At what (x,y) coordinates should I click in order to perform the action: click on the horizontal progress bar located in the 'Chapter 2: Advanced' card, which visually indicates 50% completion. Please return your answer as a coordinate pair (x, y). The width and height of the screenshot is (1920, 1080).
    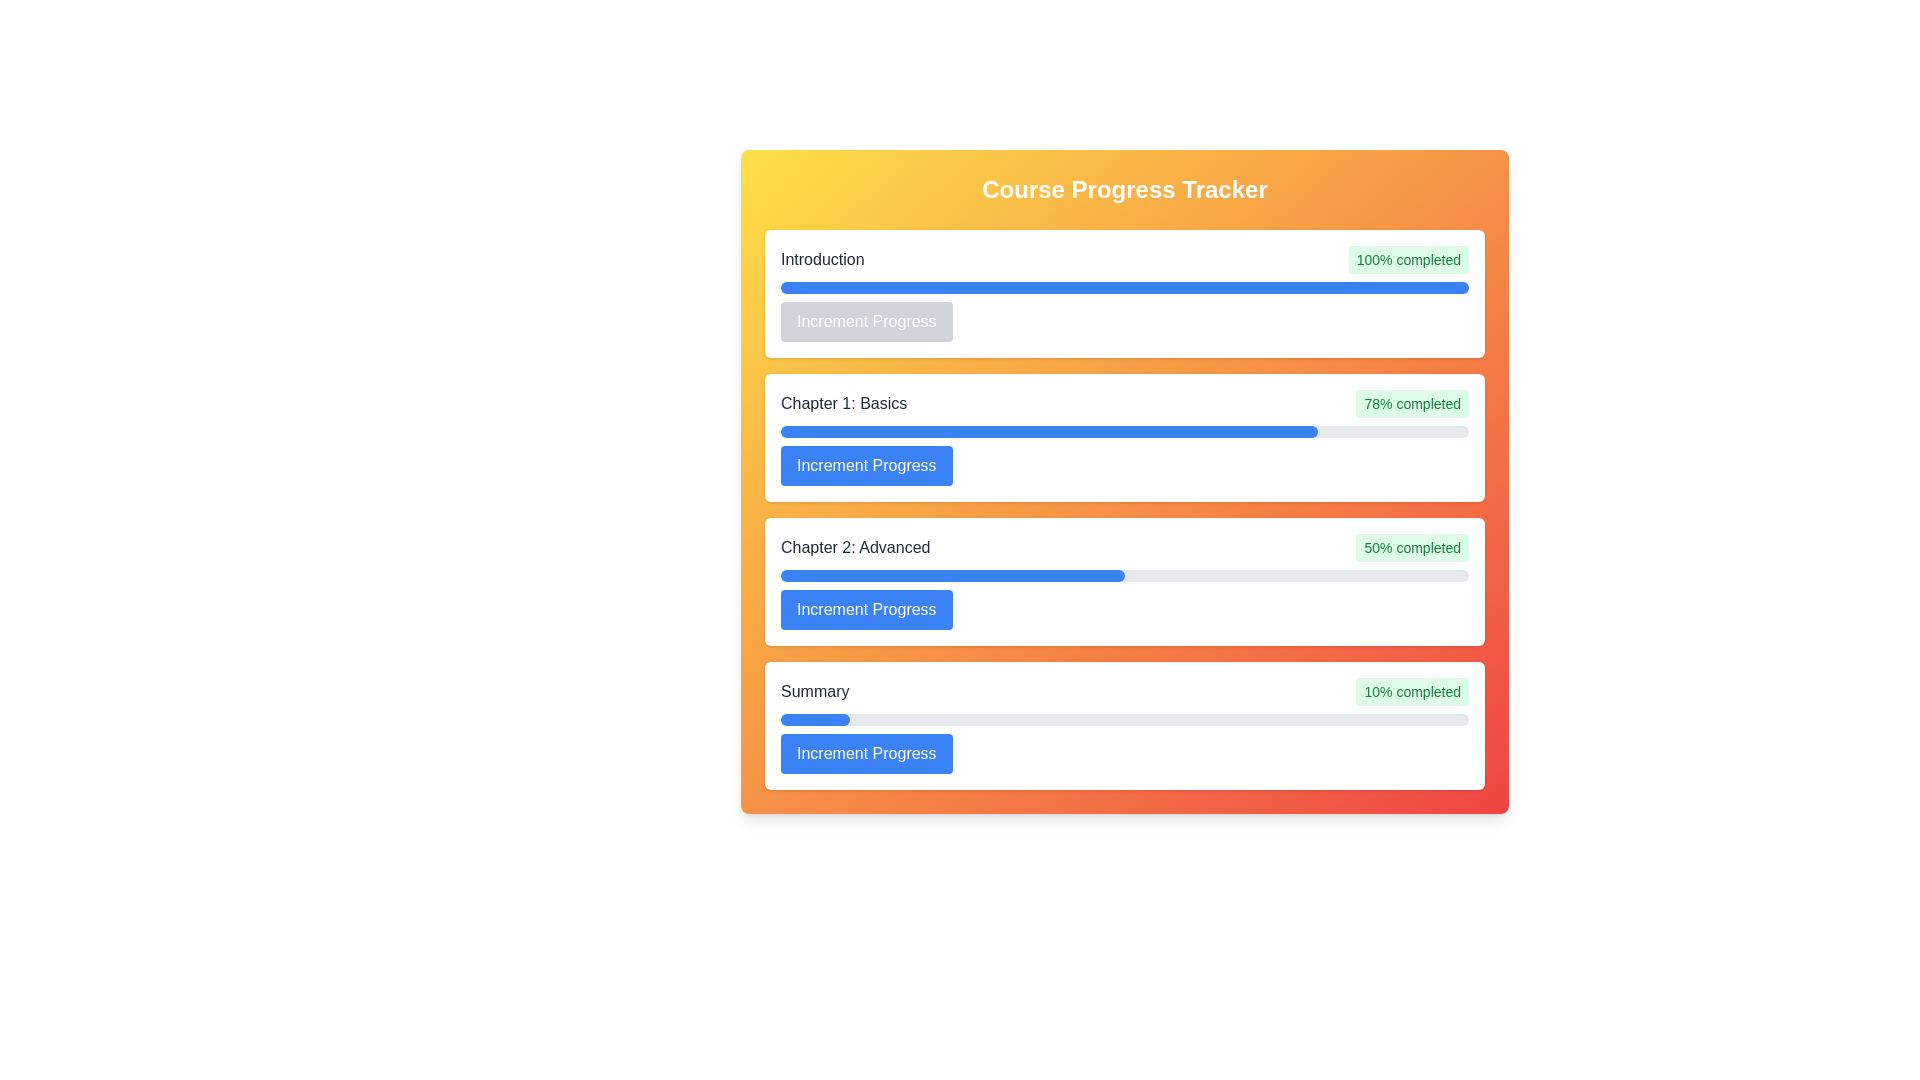
    Looking at the image, I should click on (1124, 575).